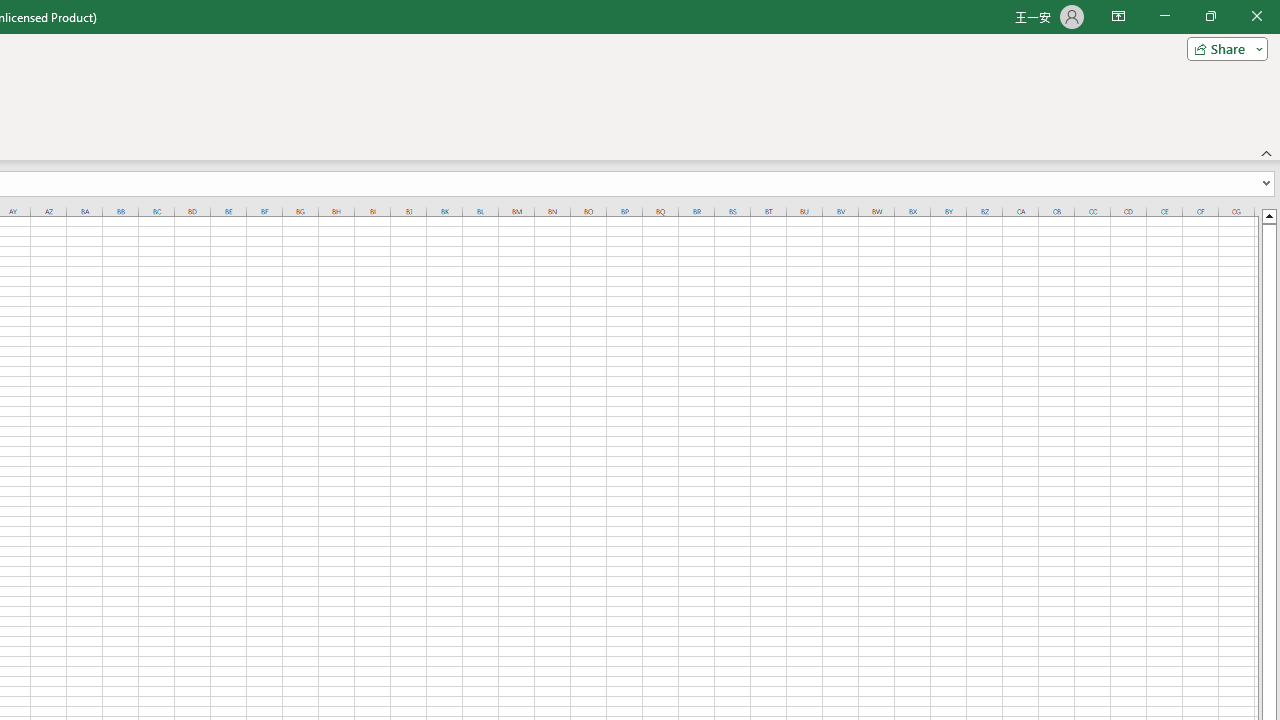  I want to click on 'Share', so click(1222, 47).